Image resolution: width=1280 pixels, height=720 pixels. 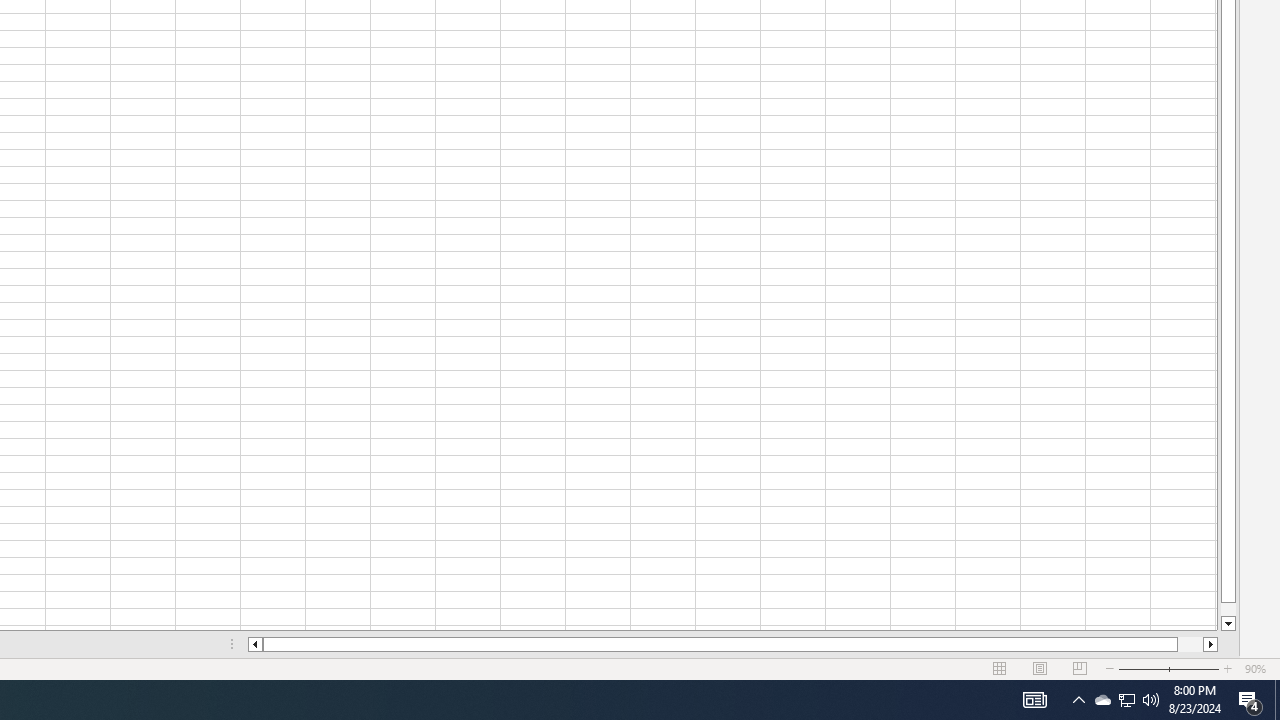 I want to click on 'Normal', so click(x=1000, y=669).